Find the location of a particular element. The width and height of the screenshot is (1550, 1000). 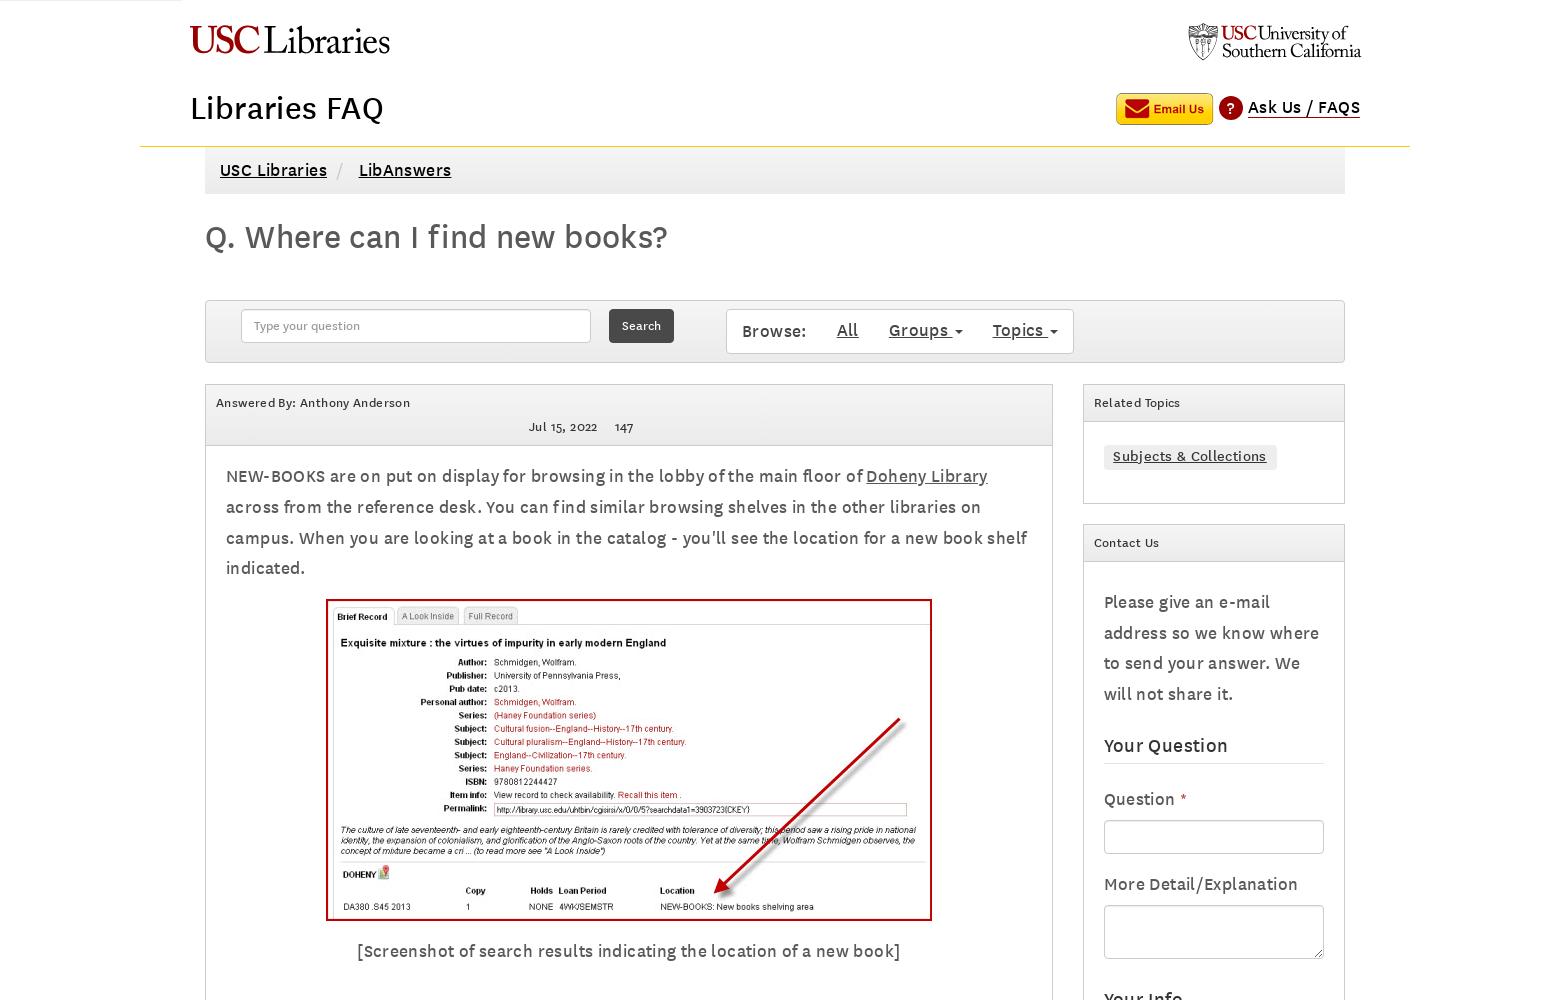

'Contact Us' is located at coordinates (1125, 542).